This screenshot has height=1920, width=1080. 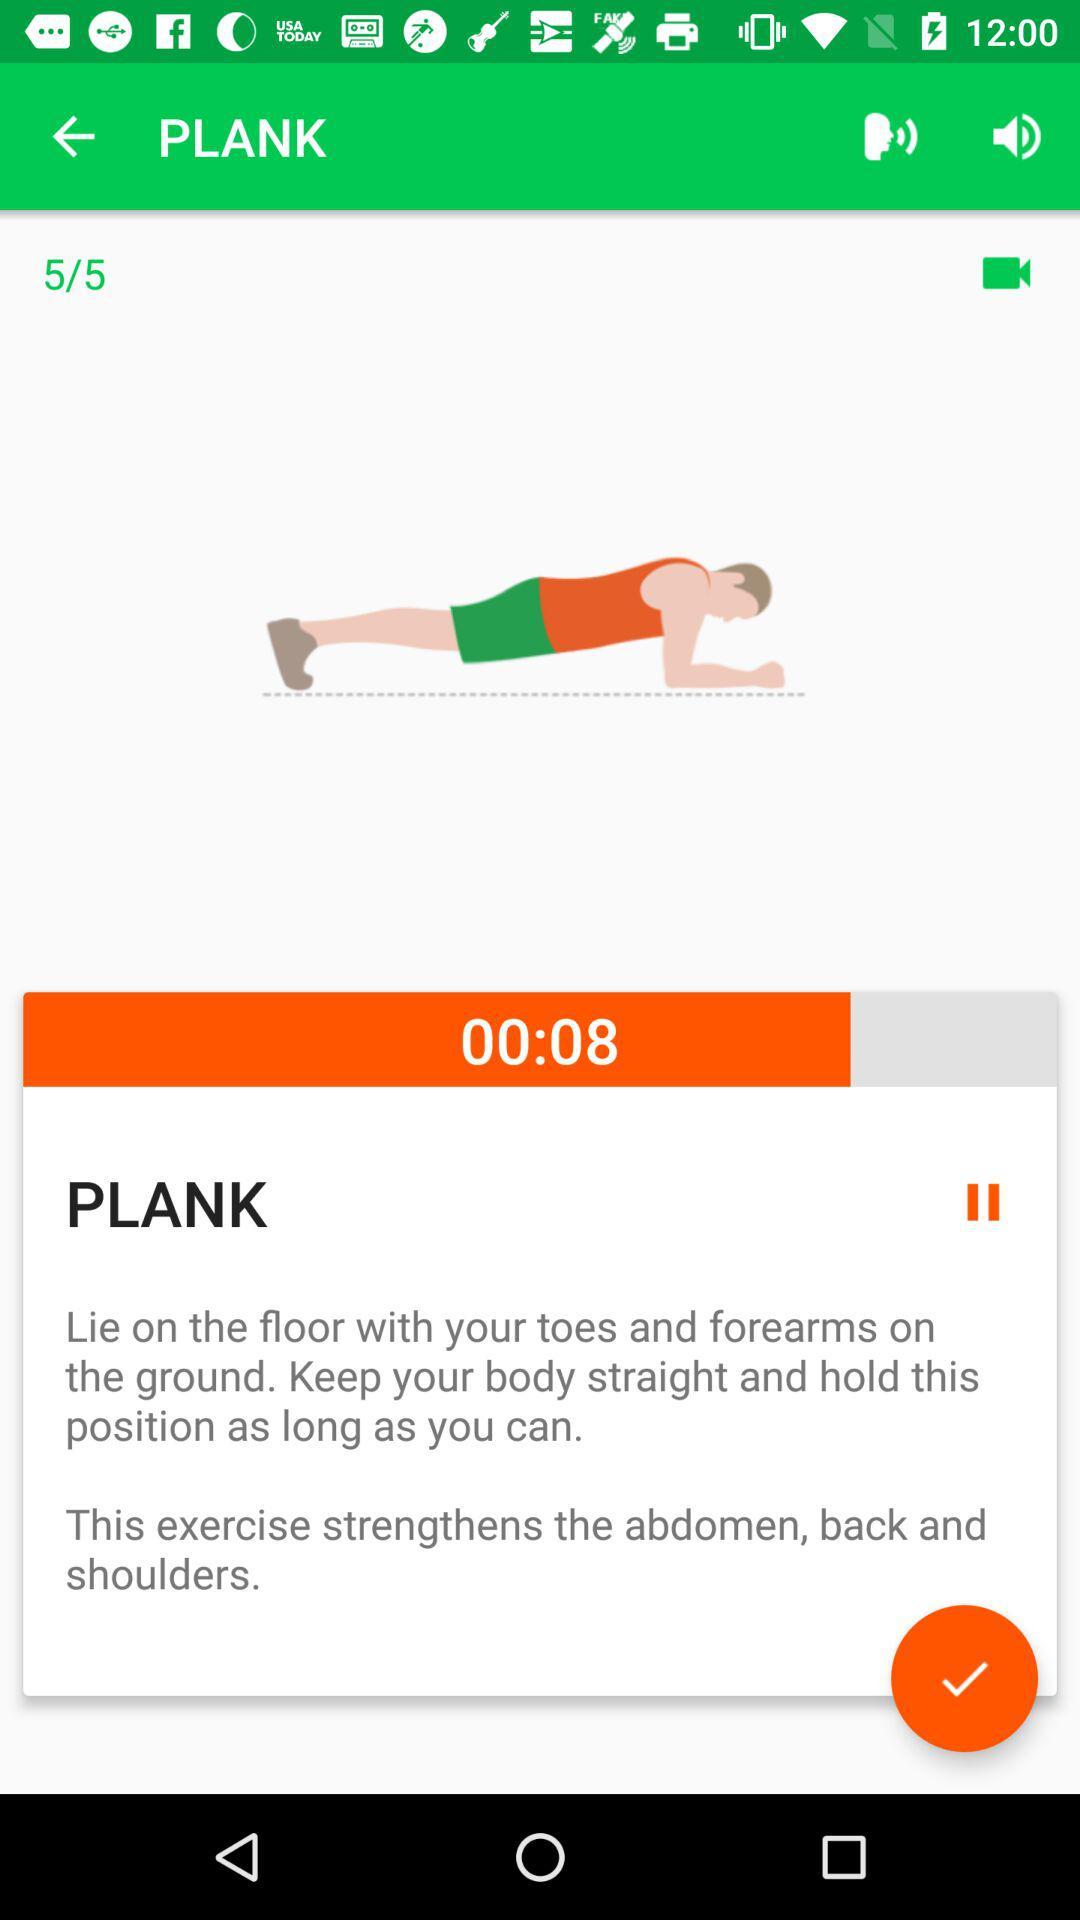 What do you see at coordinates (963, 1678) in the screenshot?
I see `icon below lie on the icon` at bounding box center [963, 1678].